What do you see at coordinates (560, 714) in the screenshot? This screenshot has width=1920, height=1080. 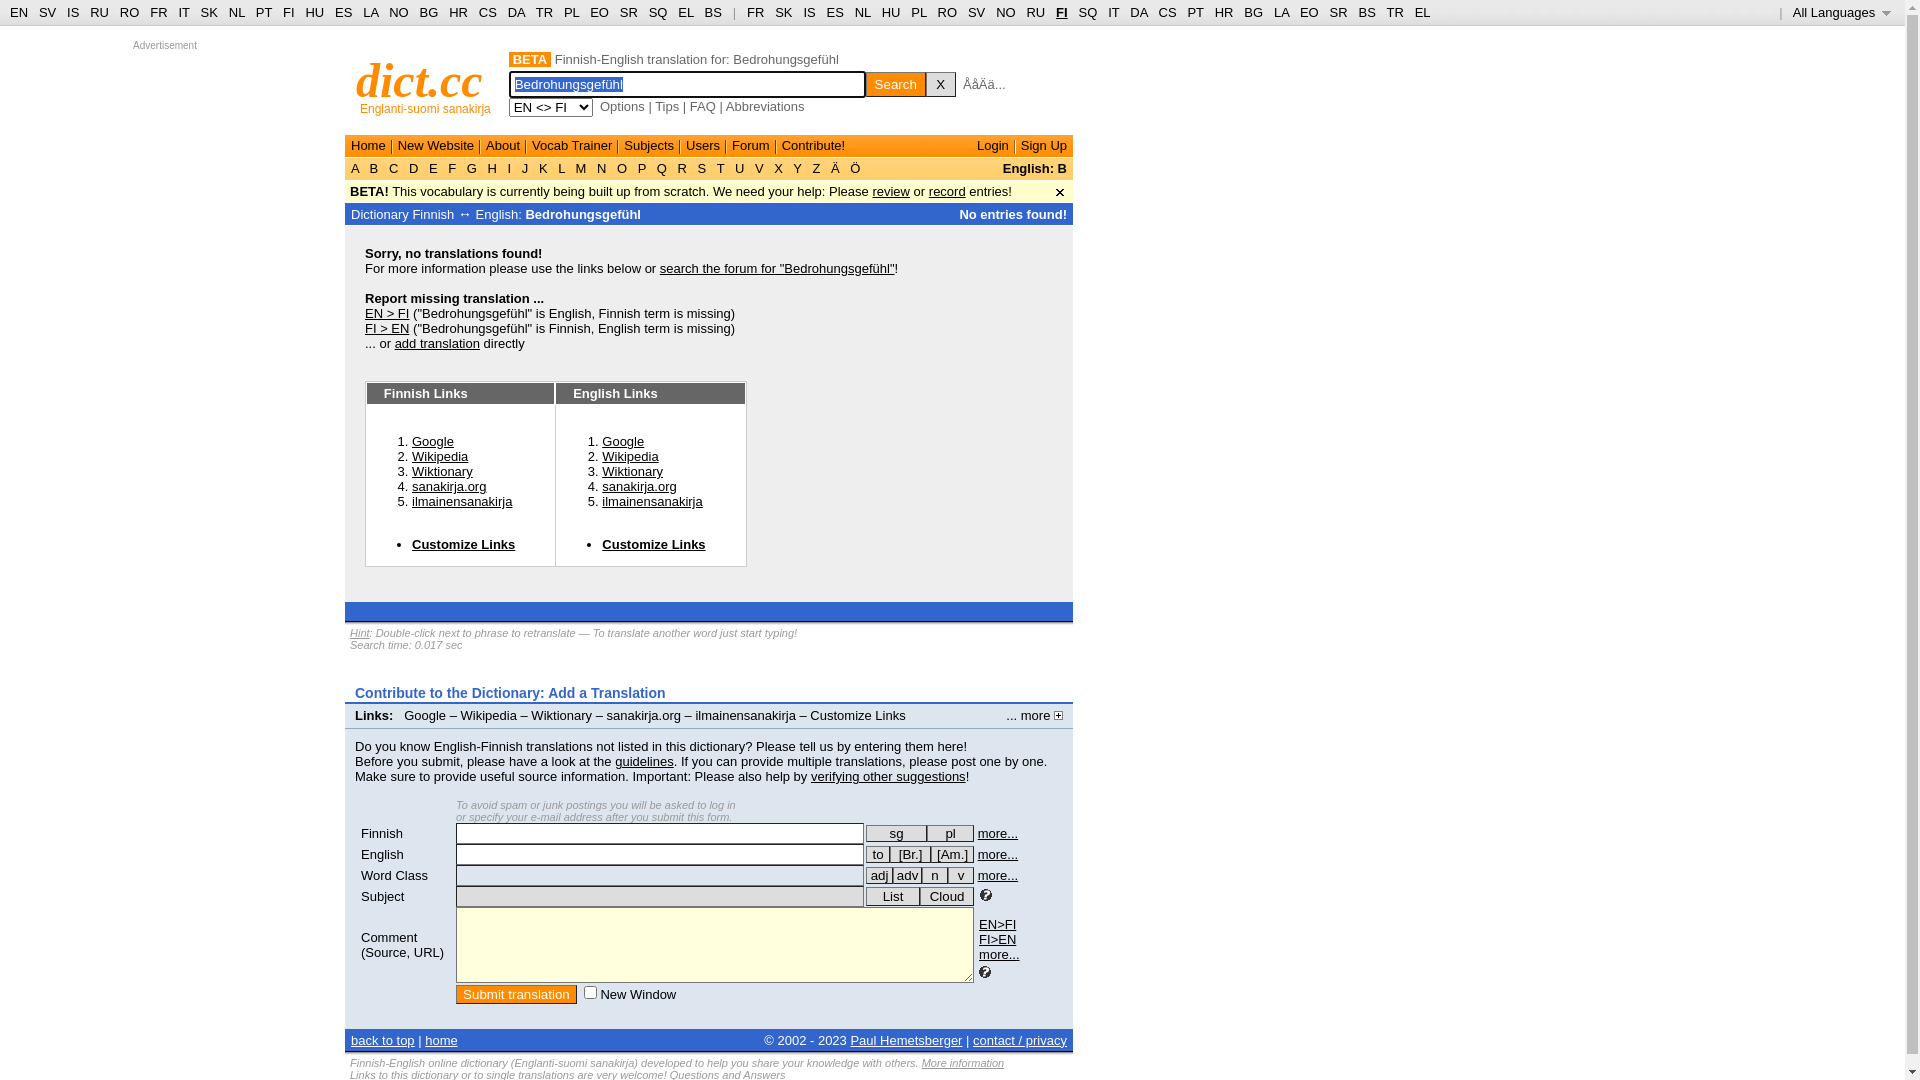 I see `'Wiktionary'` at bounding box center [560, 714].